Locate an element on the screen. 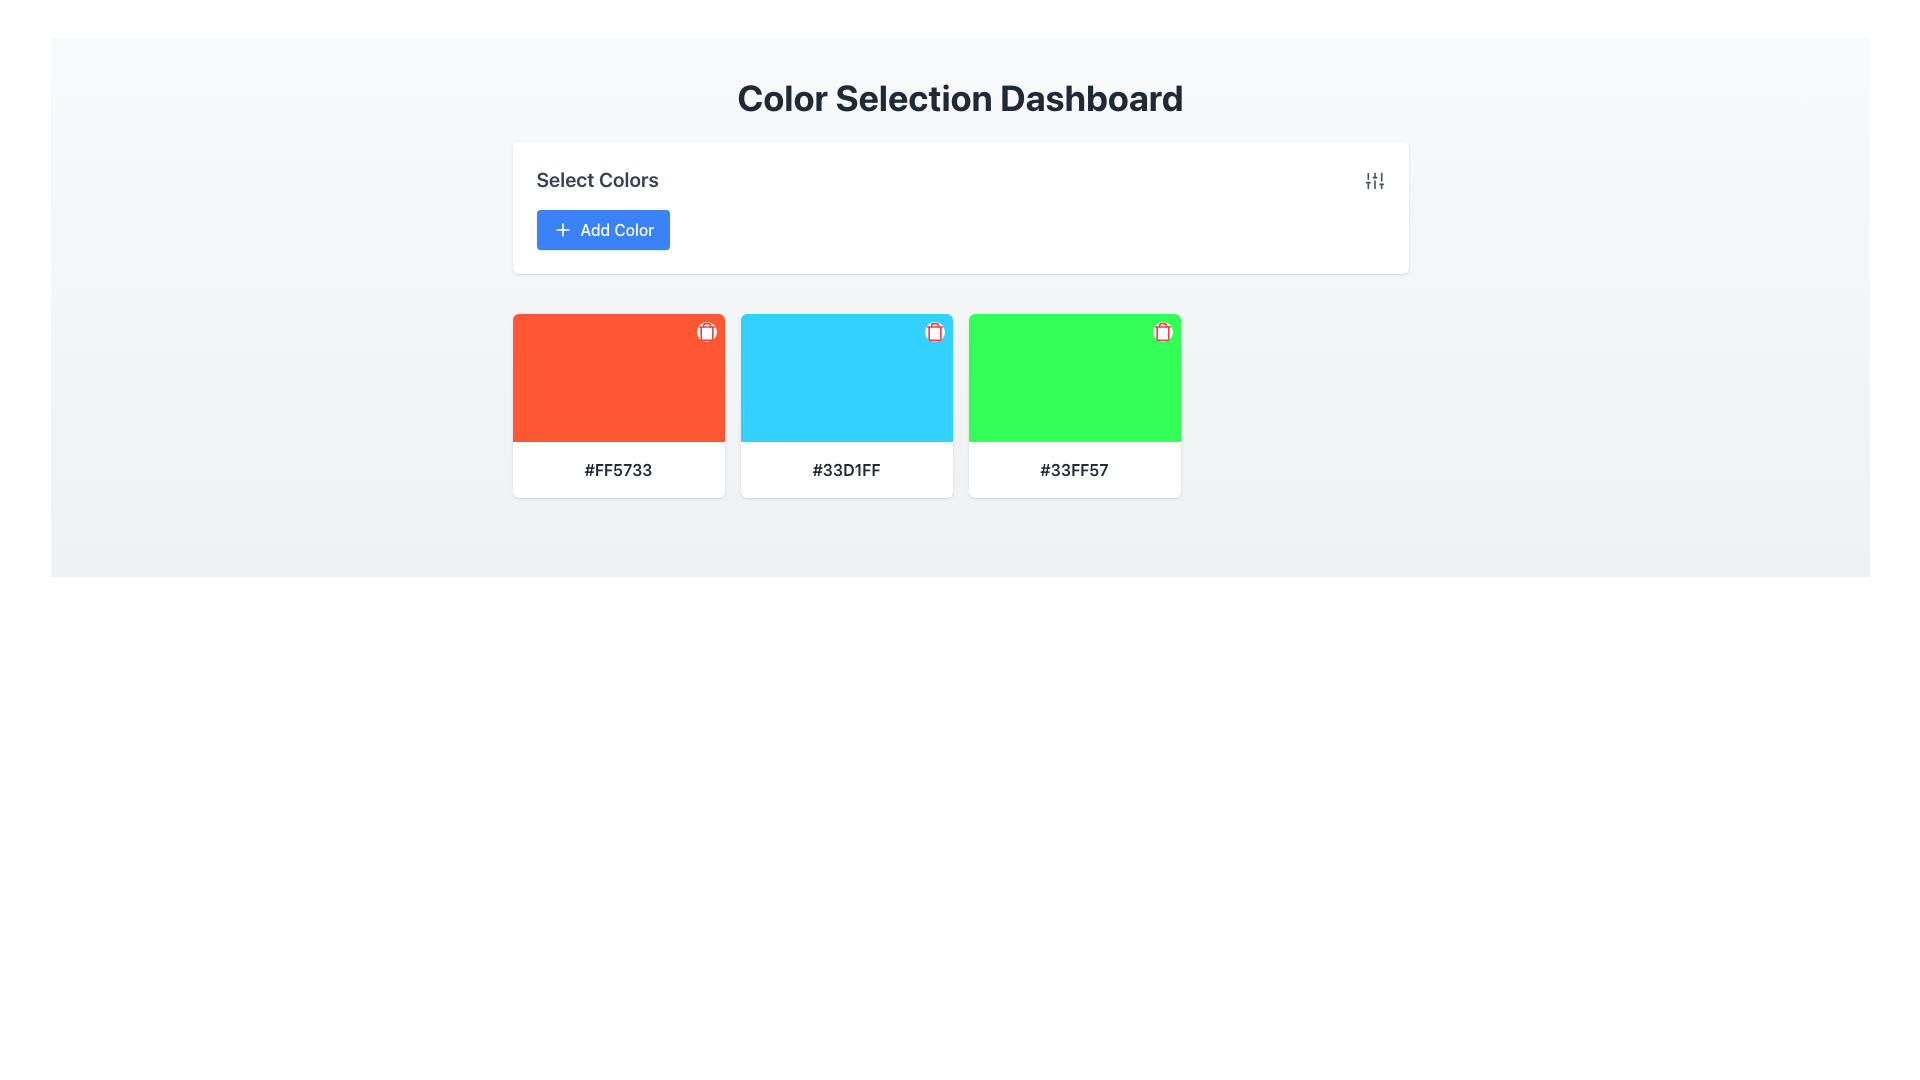  the circular delete button with a white background and a red trash can icon located at the top-right corner of the card colored '#FF5733' is located at coordinates (706, 330).